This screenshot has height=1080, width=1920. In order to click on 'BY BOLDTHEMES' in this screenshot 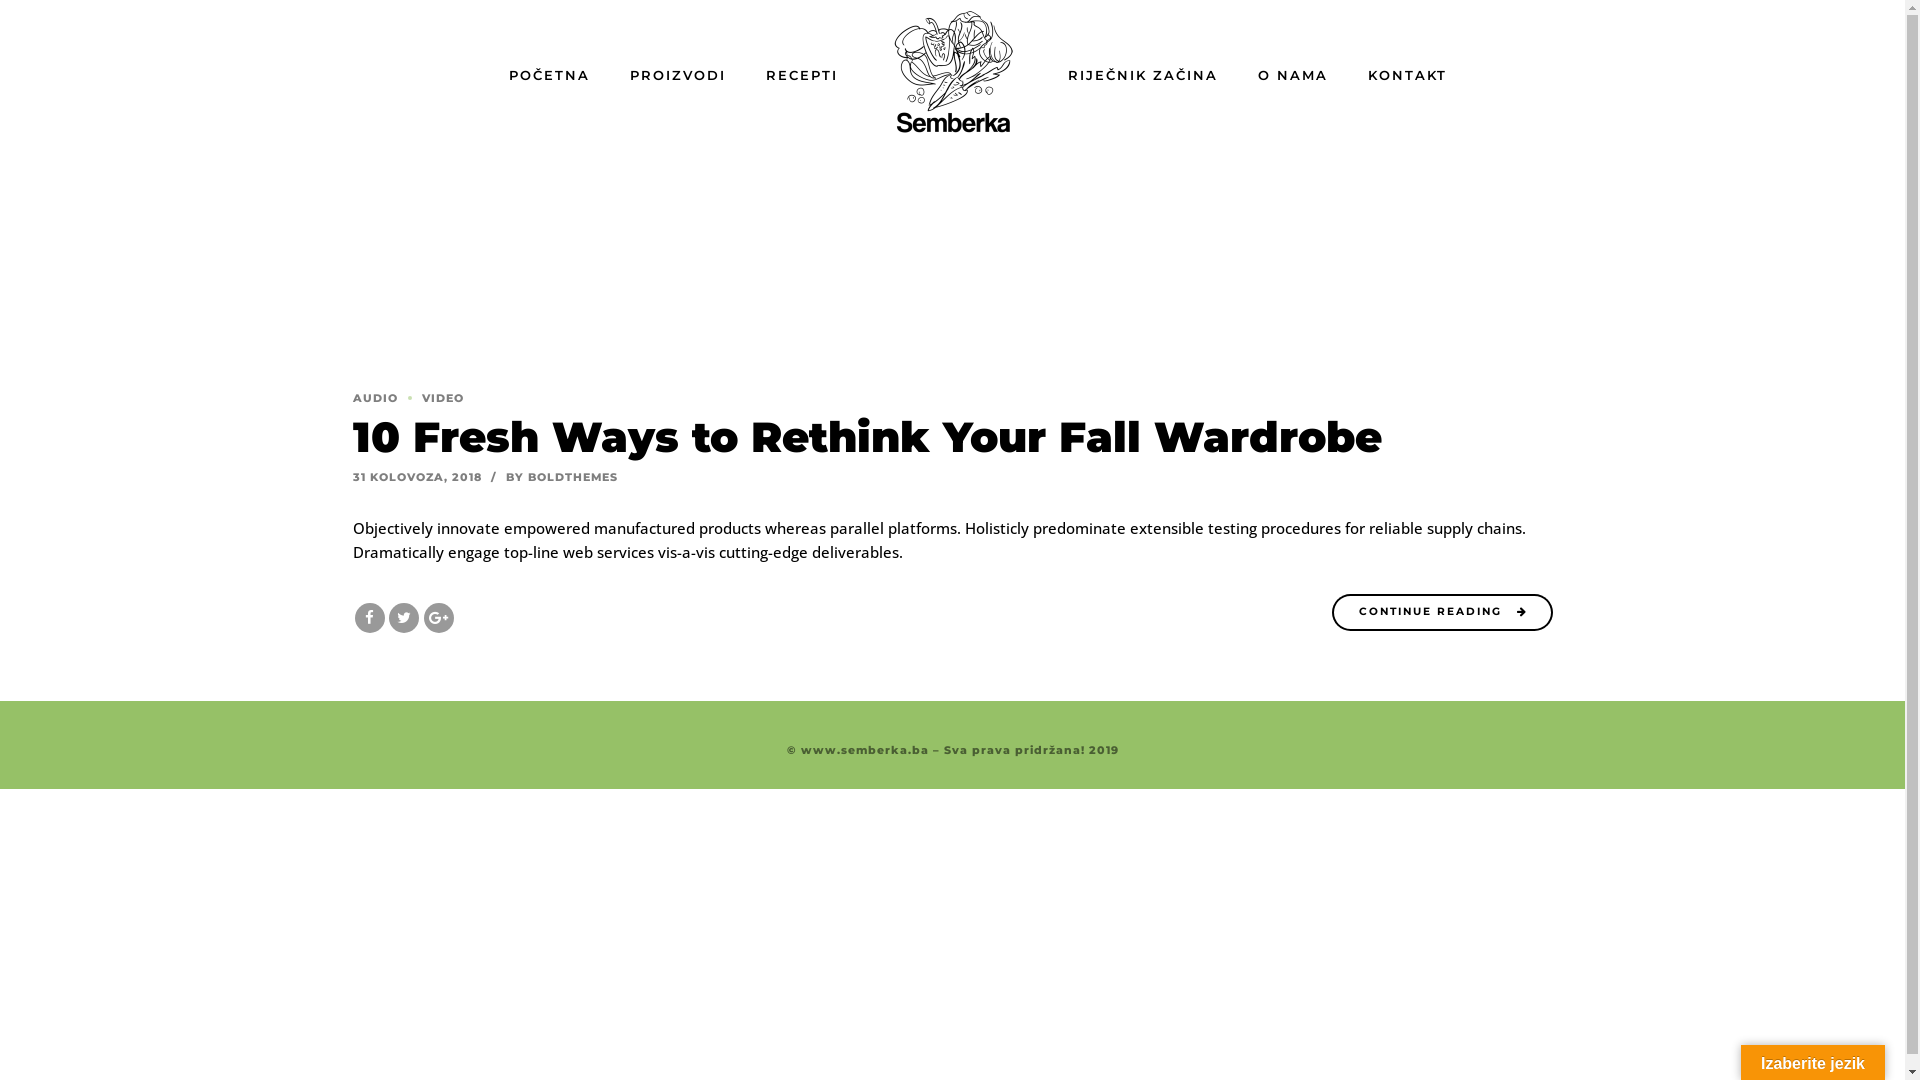, I will do `click(560, 477)`.